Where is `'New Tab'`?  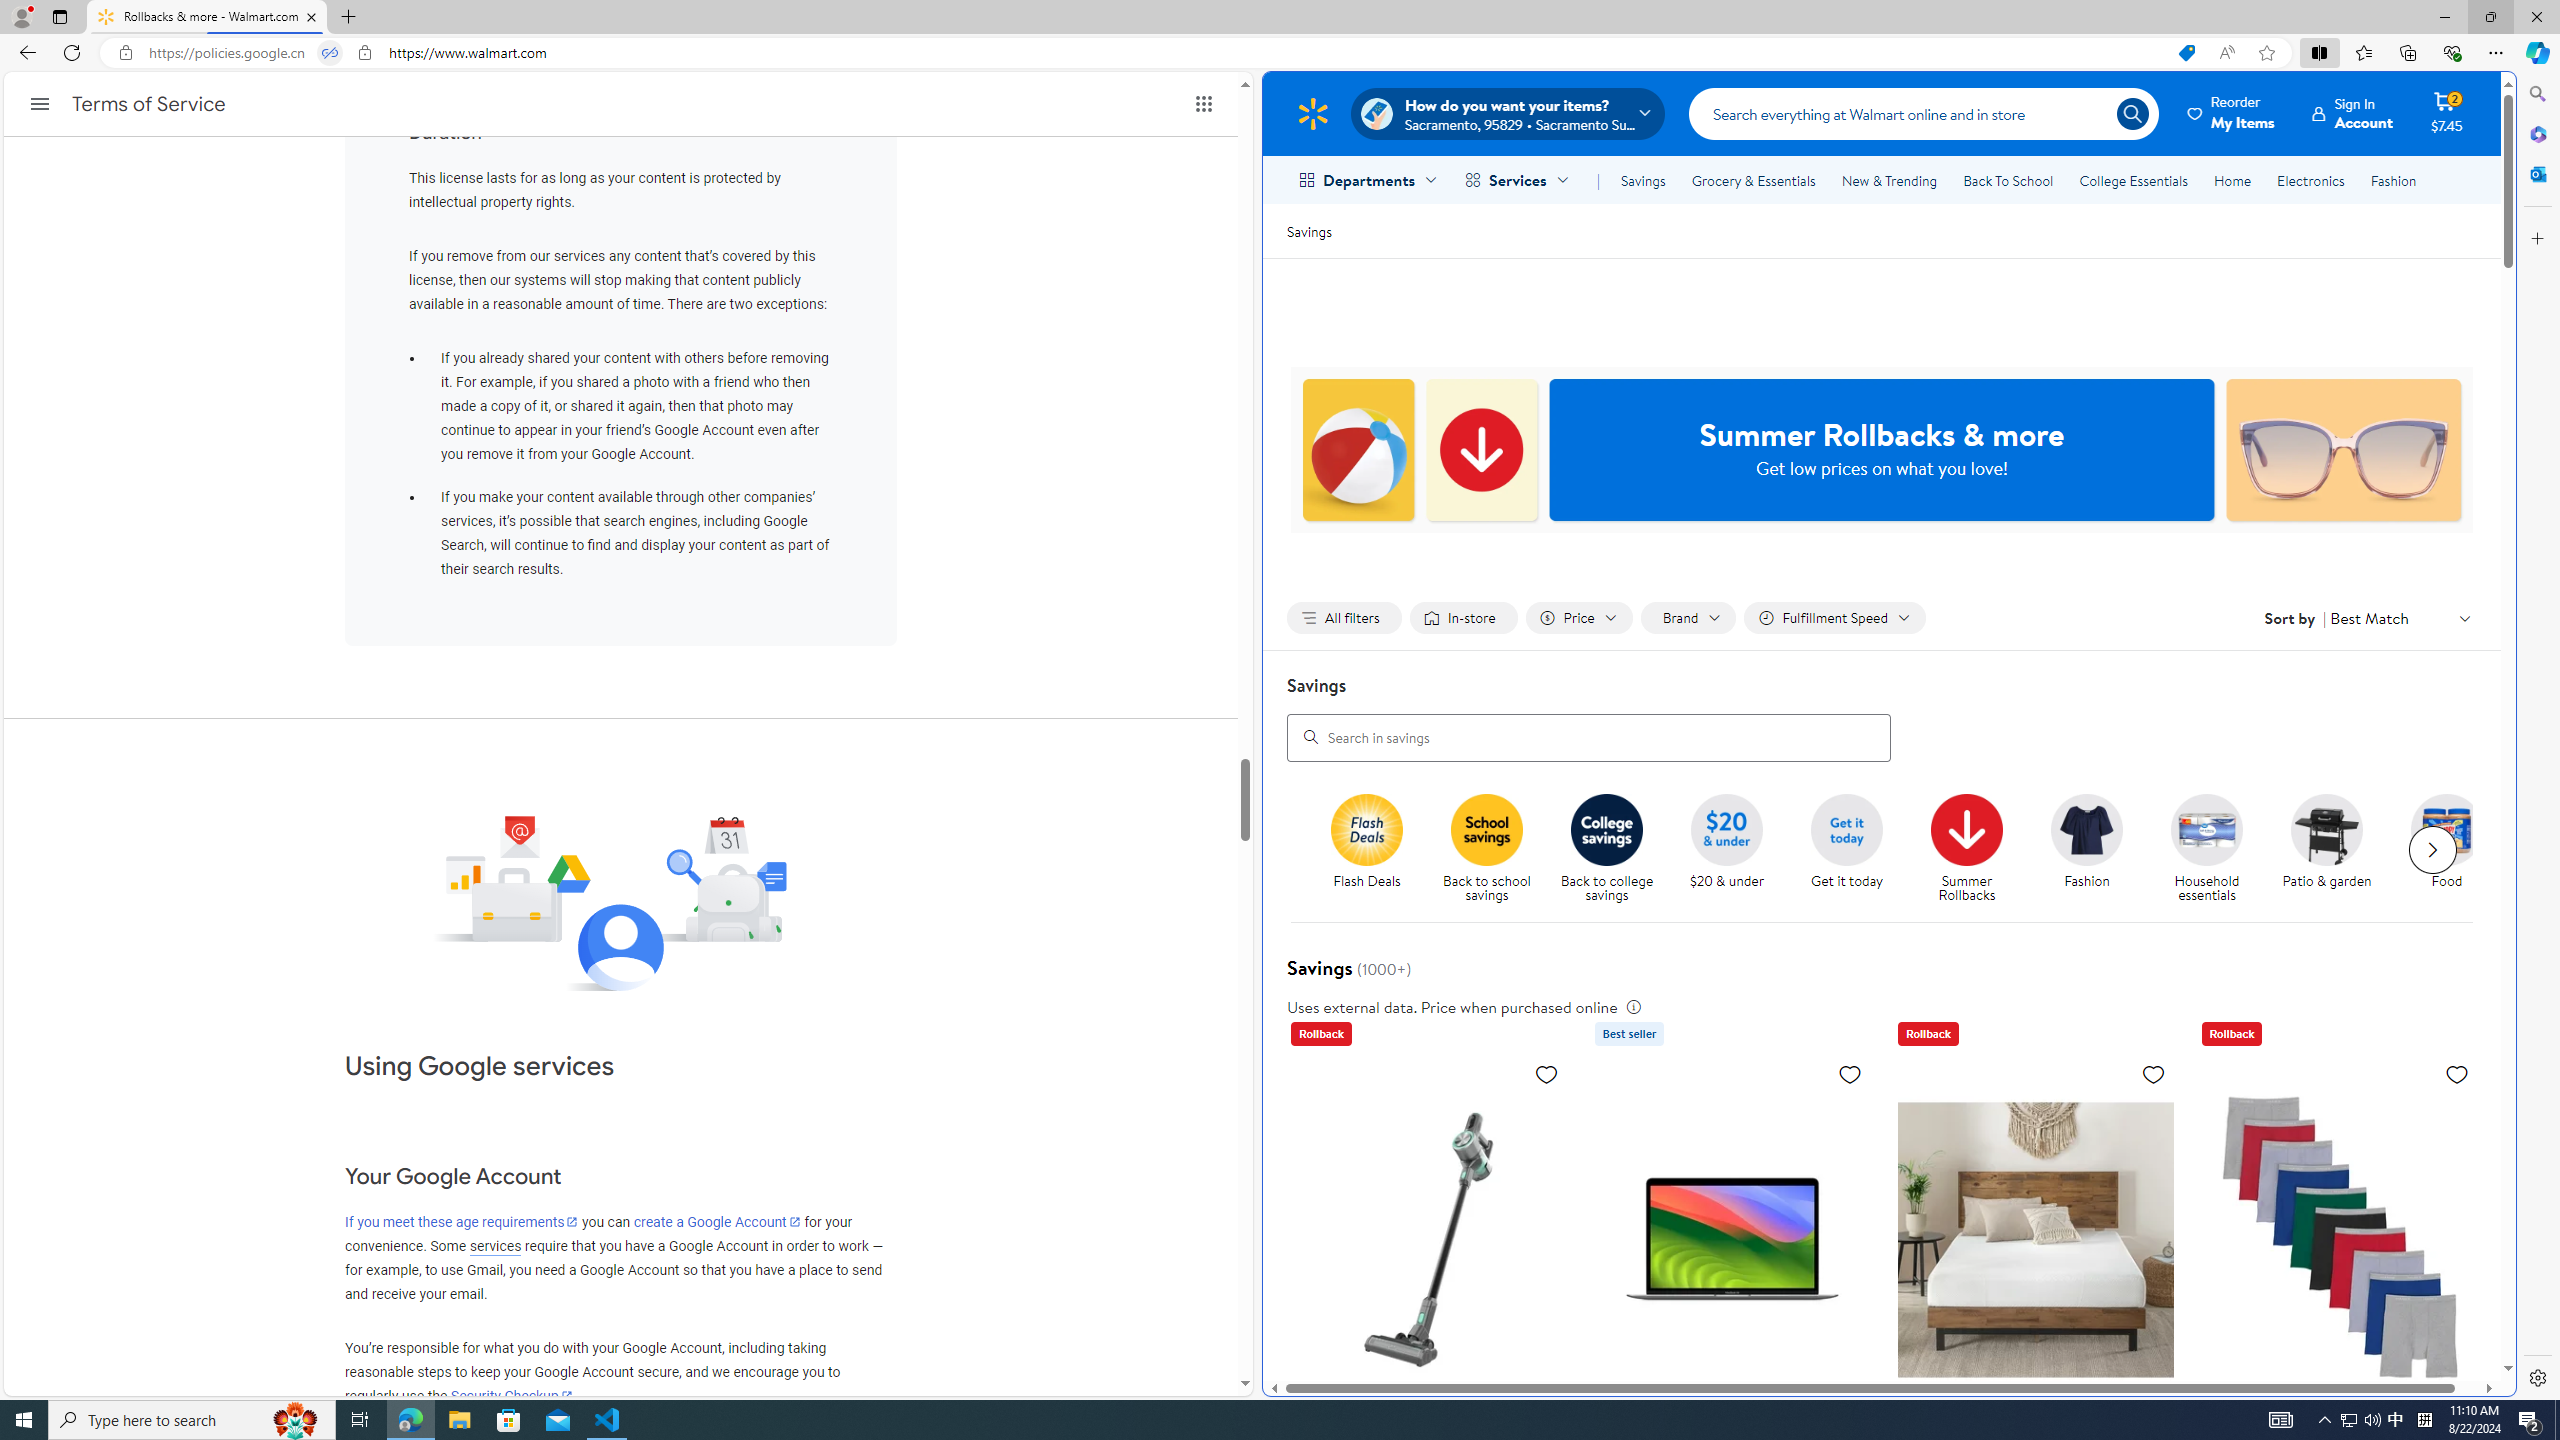
'New Tab' is located at coordinates (348, 16).